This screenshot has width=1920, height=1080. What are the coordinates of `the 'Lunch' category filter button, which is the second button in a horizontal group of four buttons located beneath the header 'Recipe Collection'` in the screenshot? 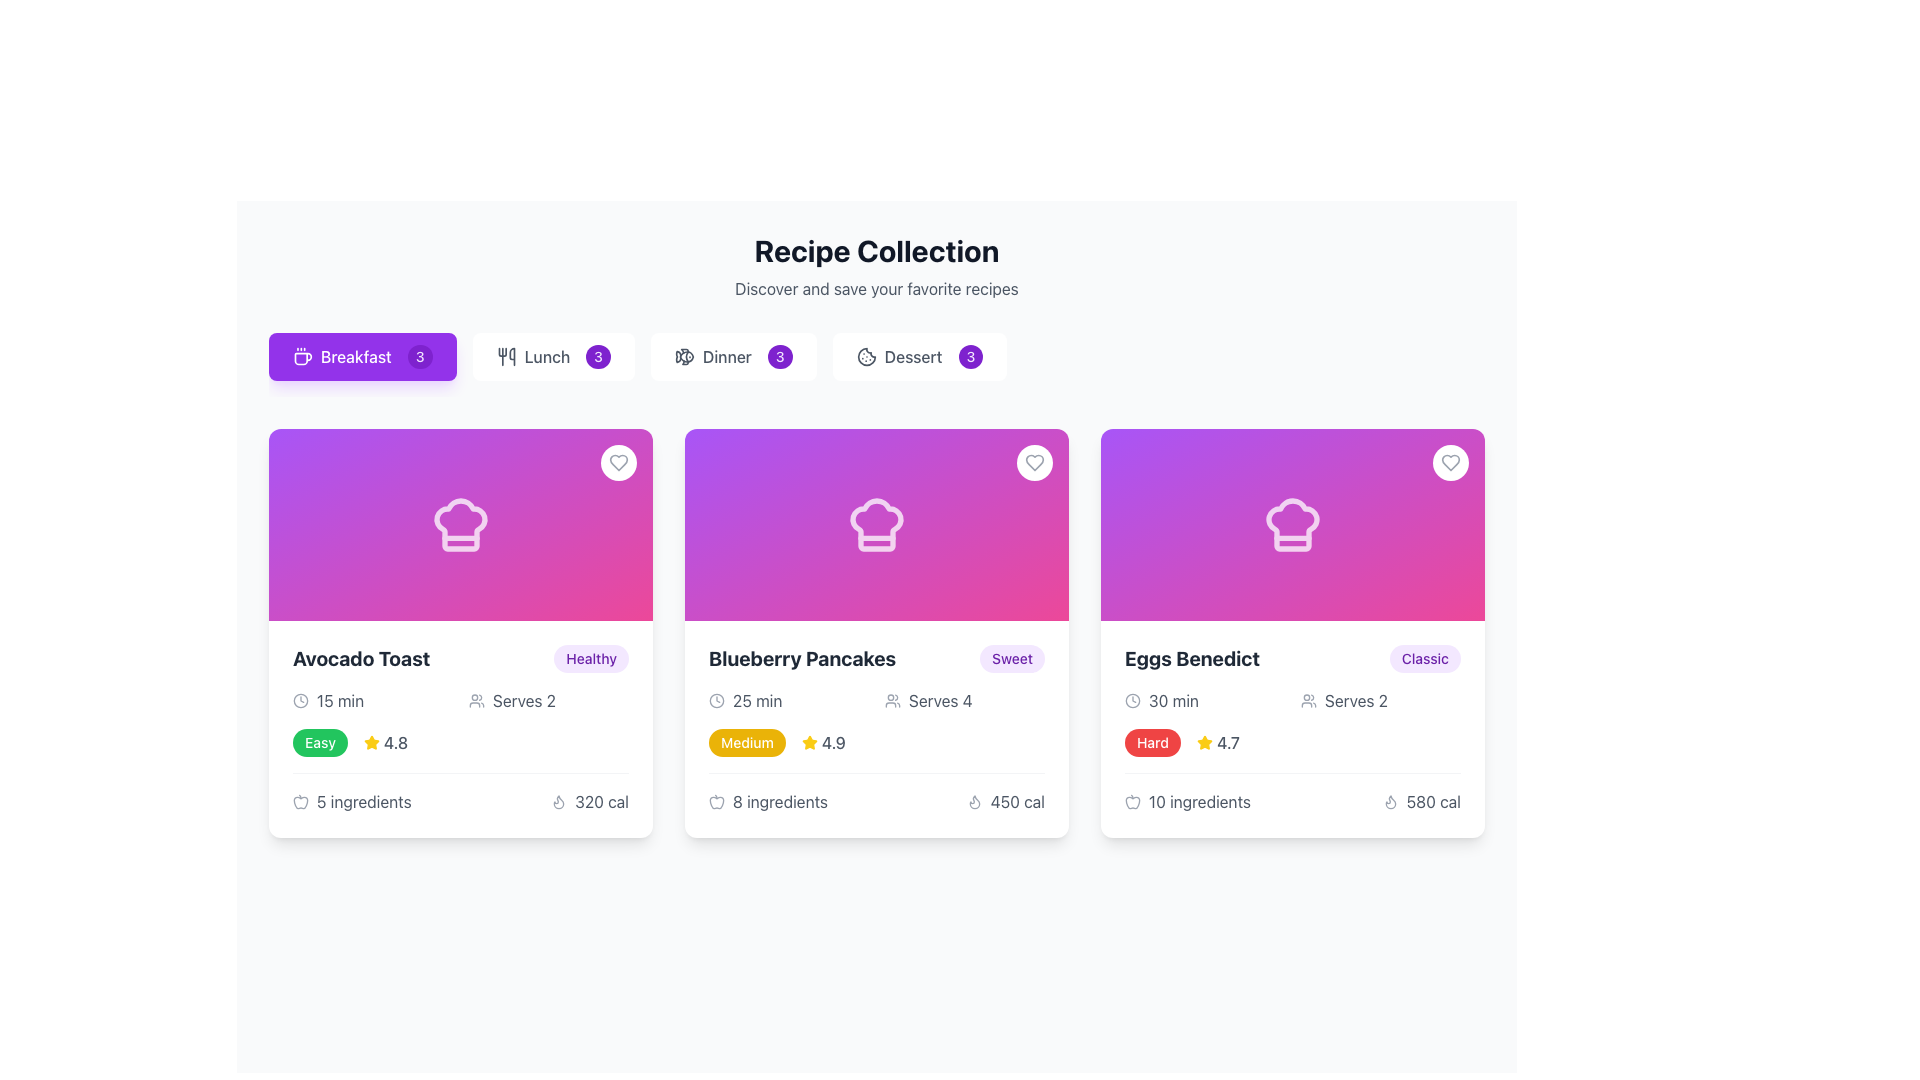 It's located at (553, 356).